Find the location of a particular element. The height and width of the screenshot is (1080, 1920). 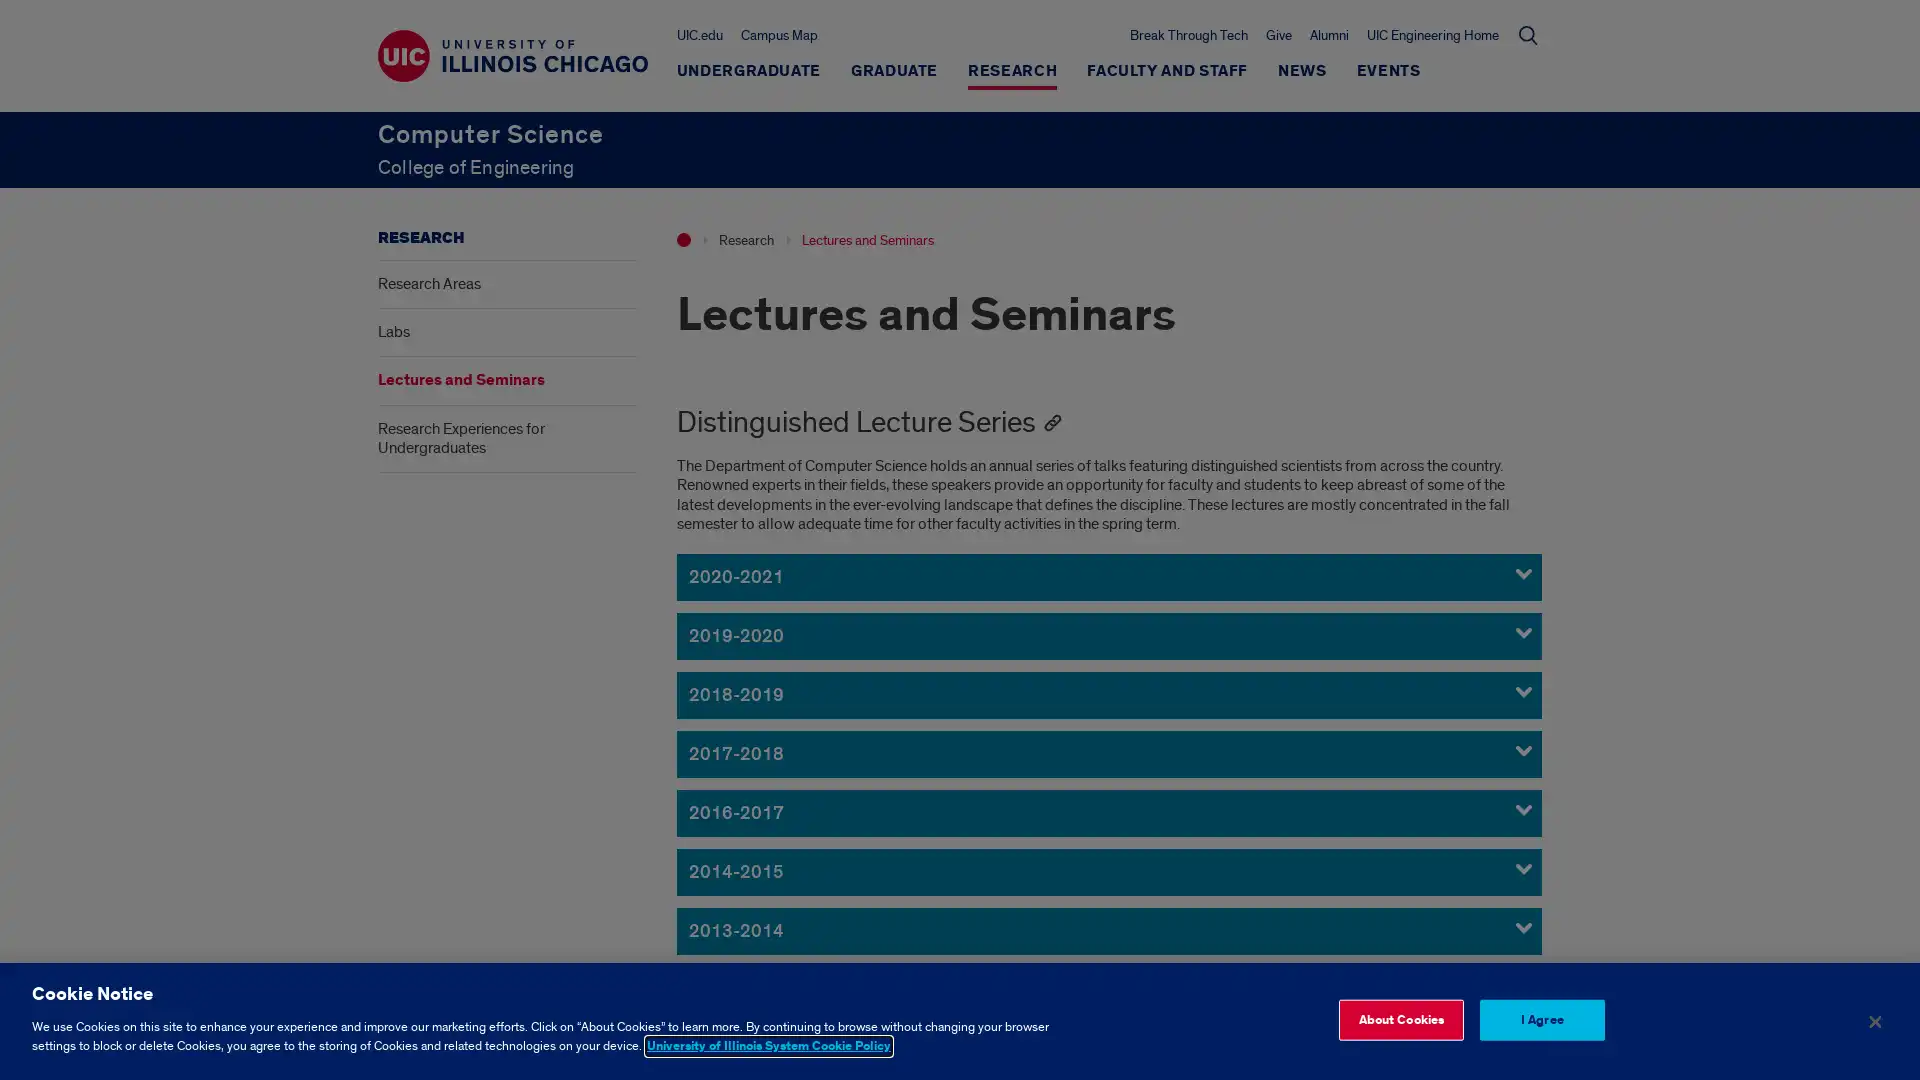

2014-2015 is located at coordinates (1107, 870).